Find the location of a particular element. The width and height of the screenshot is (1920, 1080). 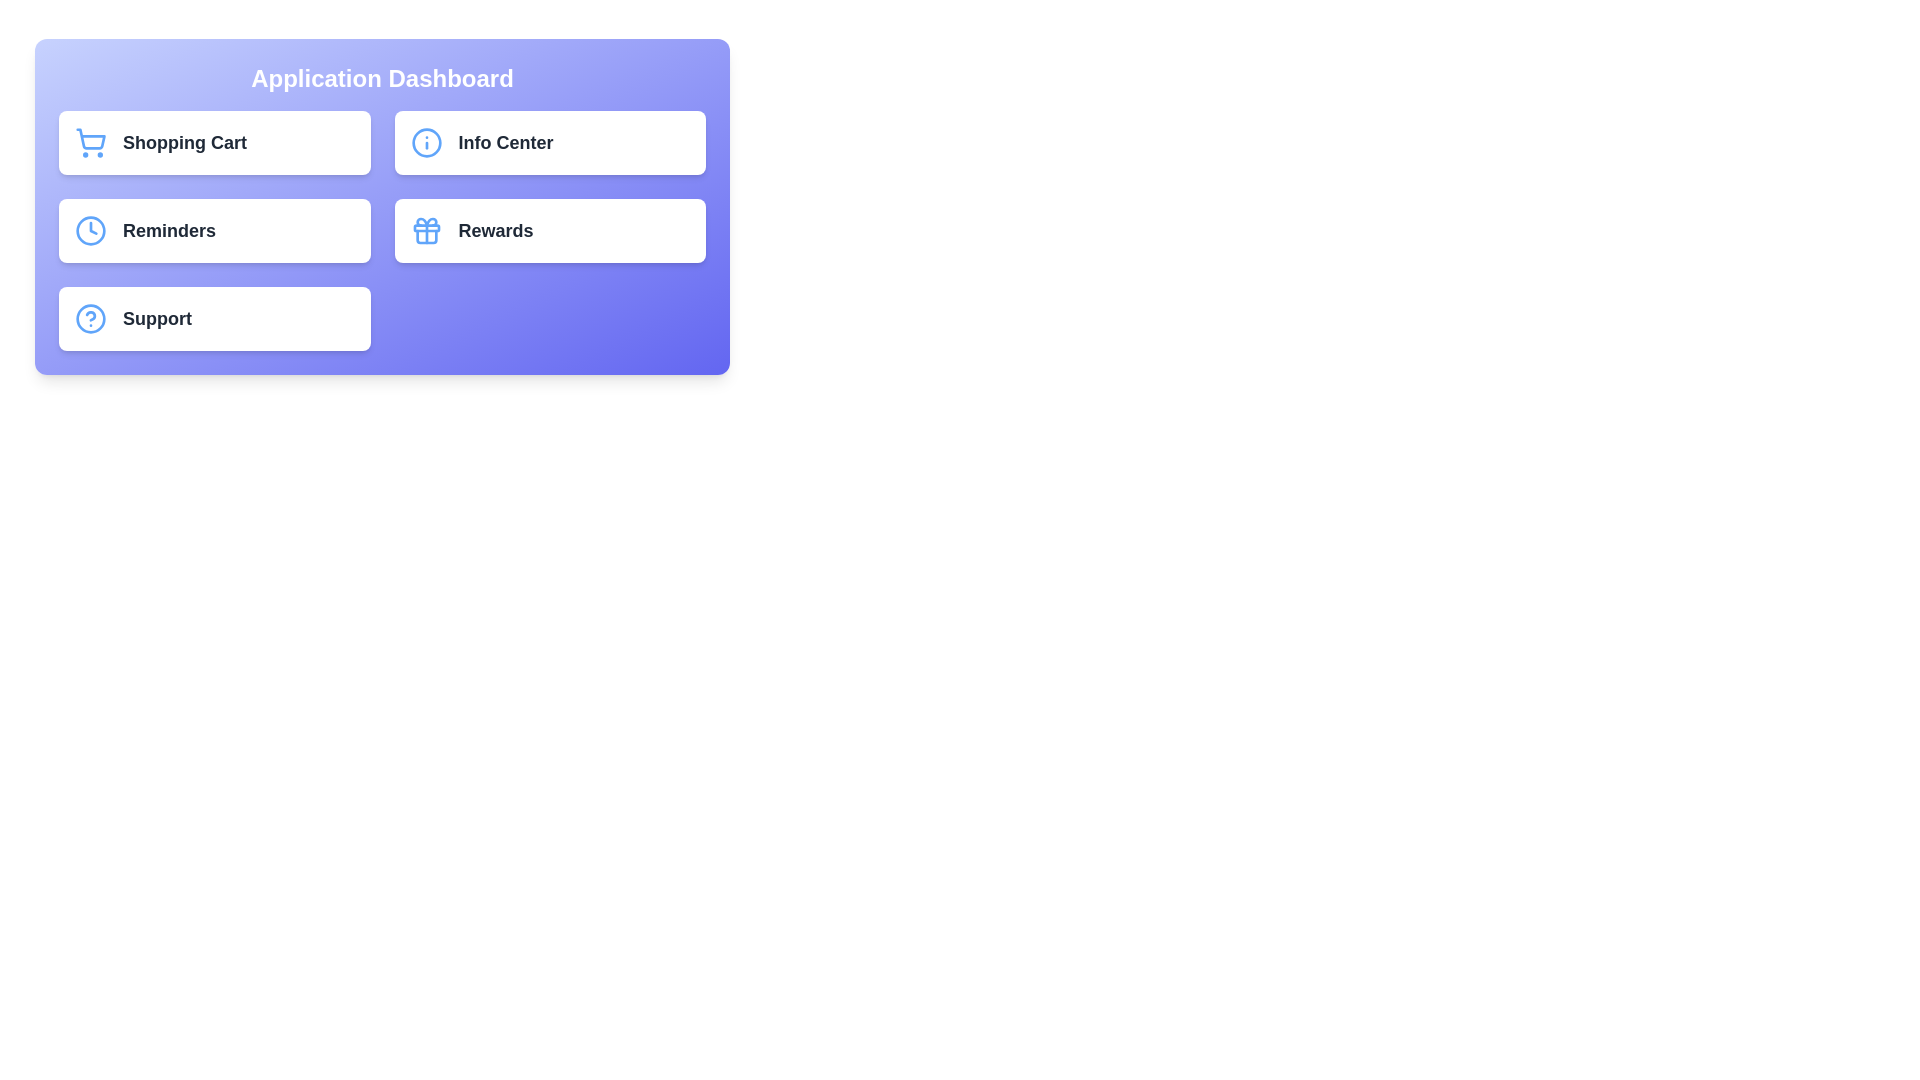

the support button located at the bottom of the Application Dashboard section is located at coordinates (214, 318).